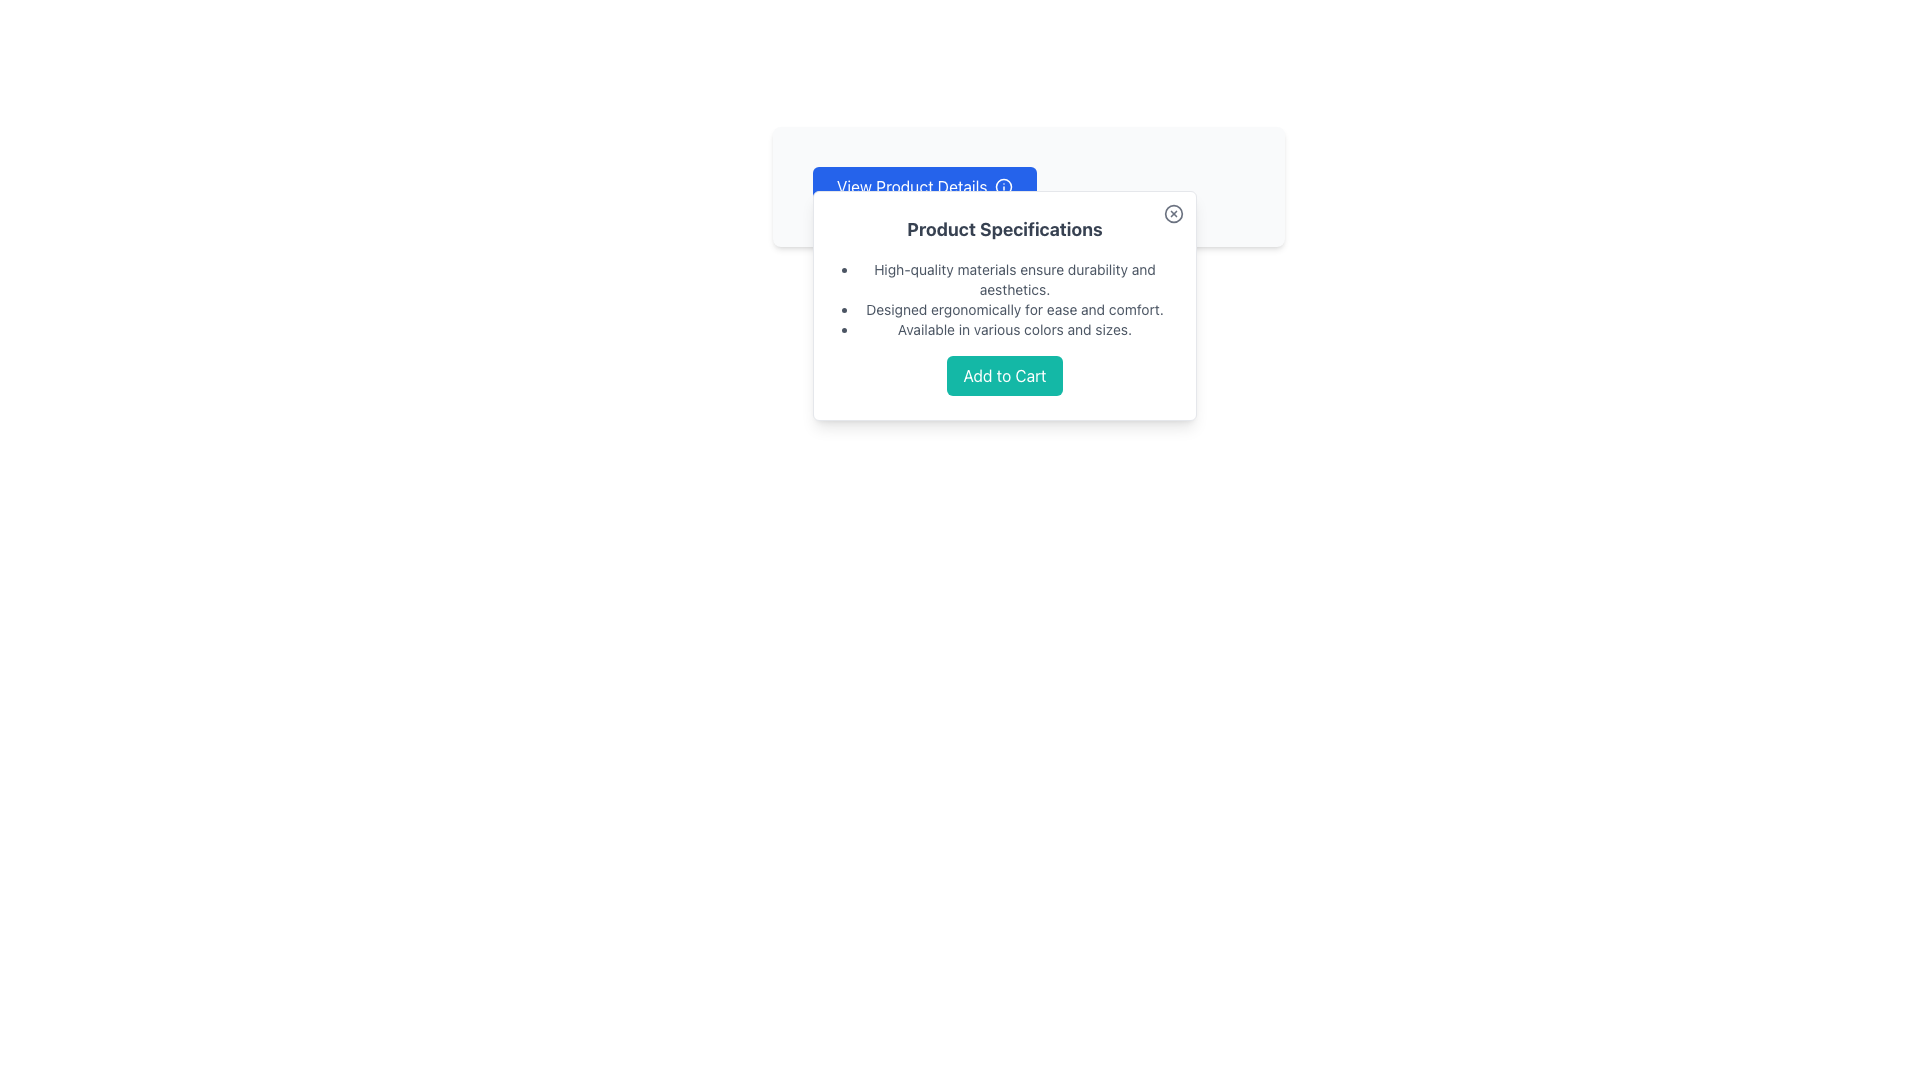 The height and width of the screenshot is (1080, 1920). Describe the element at coordinates (1004, 375) in the screenshot. I see `the 'Add to Cart' button, which is a teal rectangular button with rounded corners and white text` at that location.